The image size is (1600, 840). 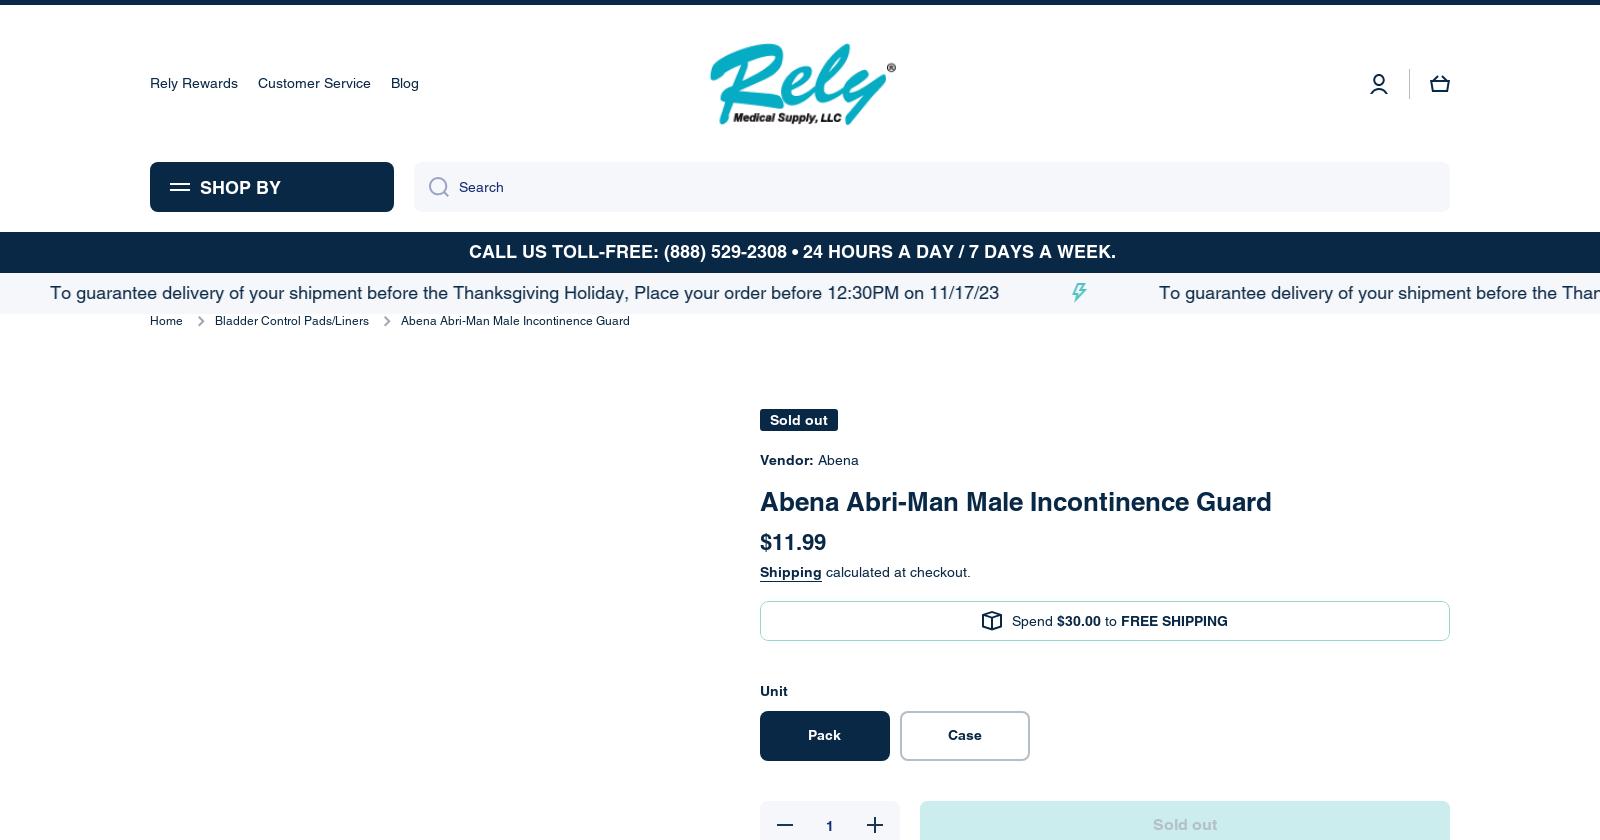 What do you see at coordinates (563, 430) in the screenshot?
I see `'Phone number'` at bounding box center [563, 430].